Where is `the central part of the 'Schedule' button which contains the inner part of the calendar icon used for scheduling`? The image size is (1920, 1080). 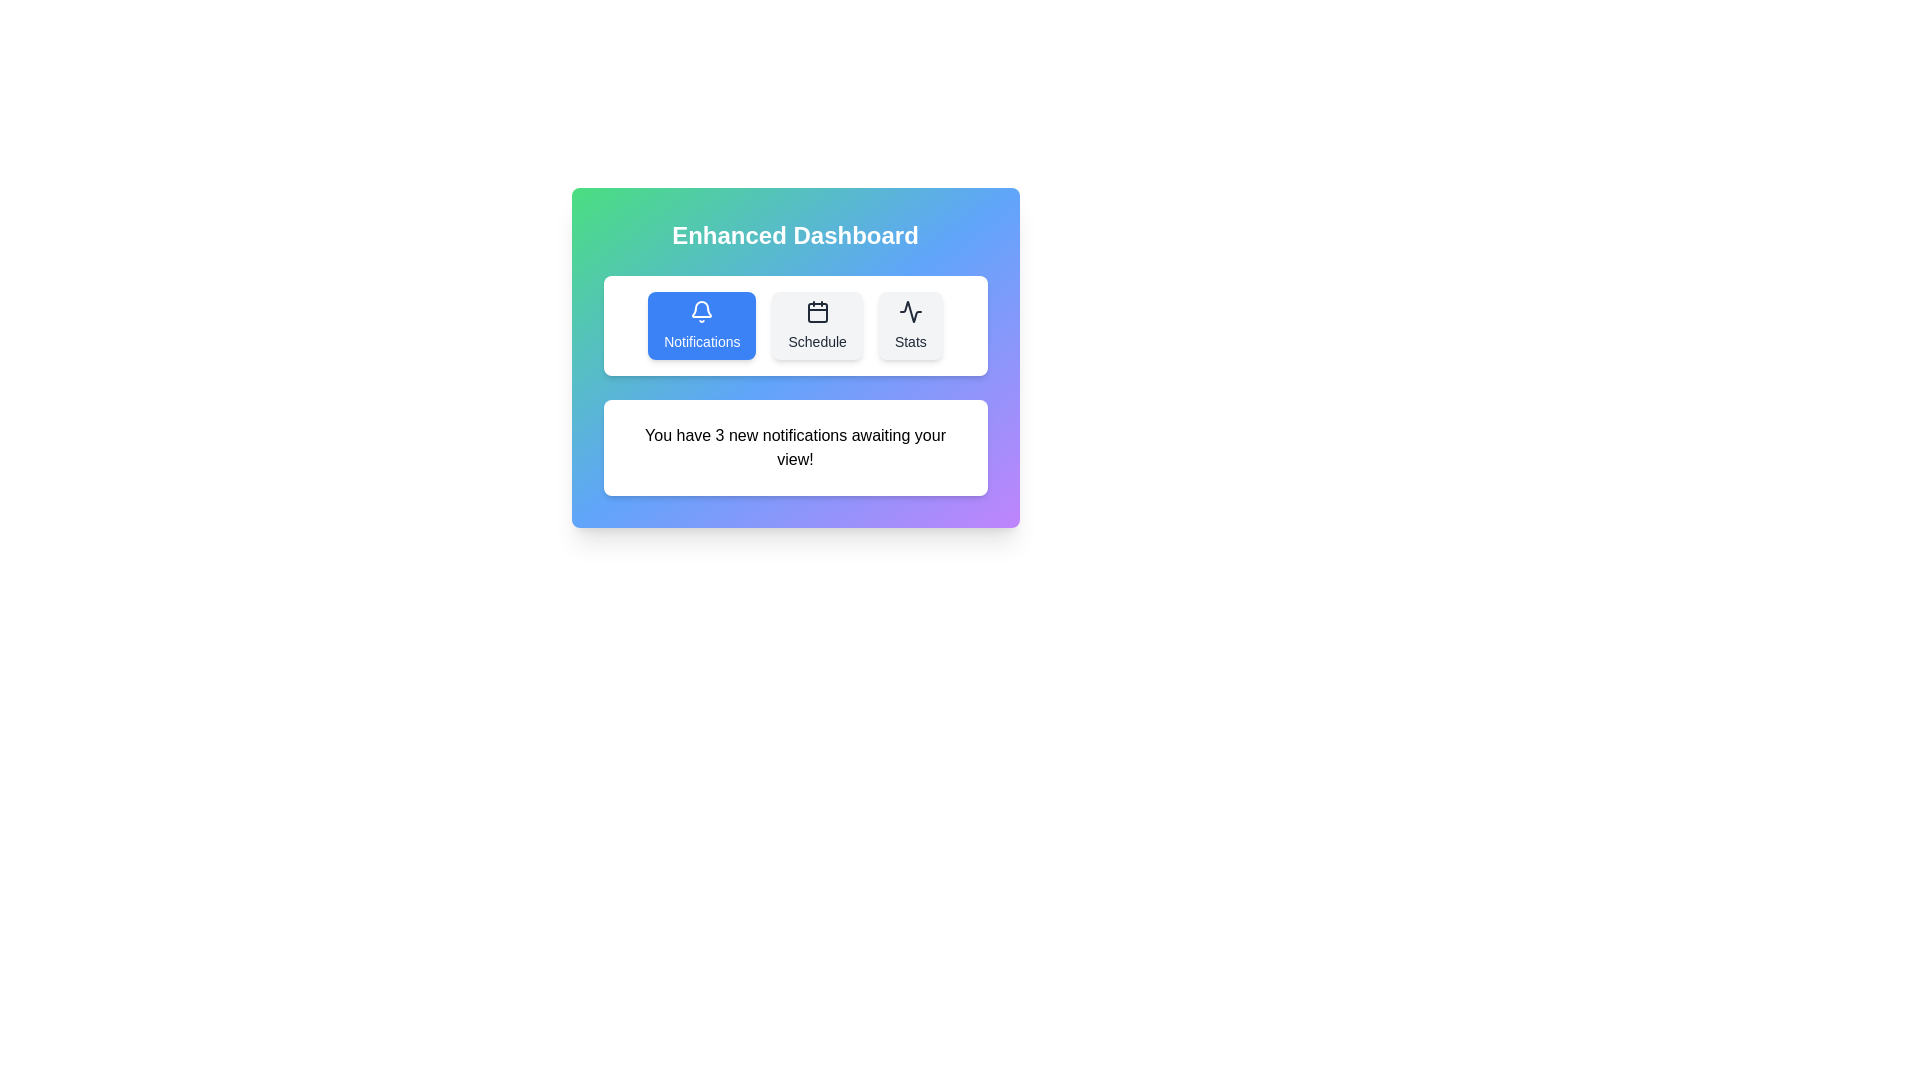 the central part of the 'Schedule' button which contains the inner part of the calendar icon used for scheduling is located at coordinates (817, 312).